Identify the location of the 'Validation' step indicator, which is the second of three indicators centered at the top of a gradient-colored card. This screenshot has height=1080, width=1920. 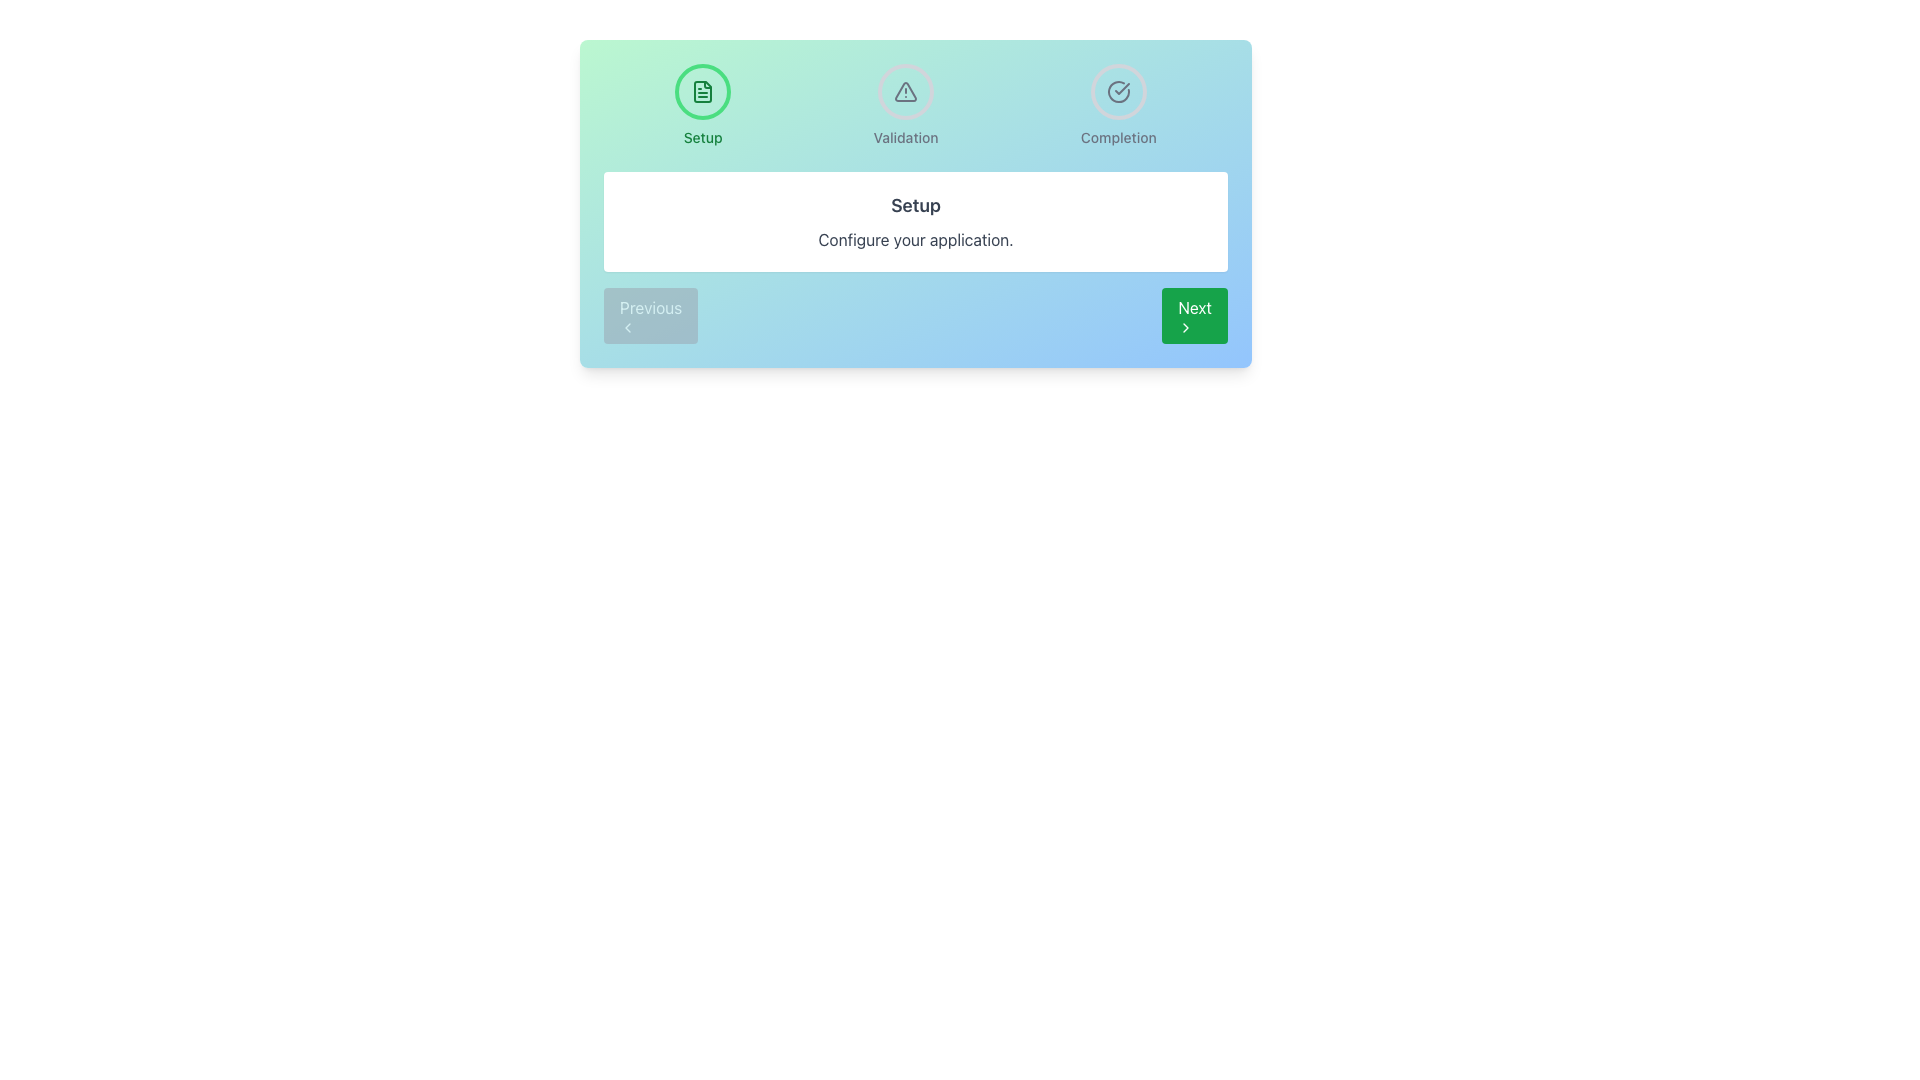
(915, 105).